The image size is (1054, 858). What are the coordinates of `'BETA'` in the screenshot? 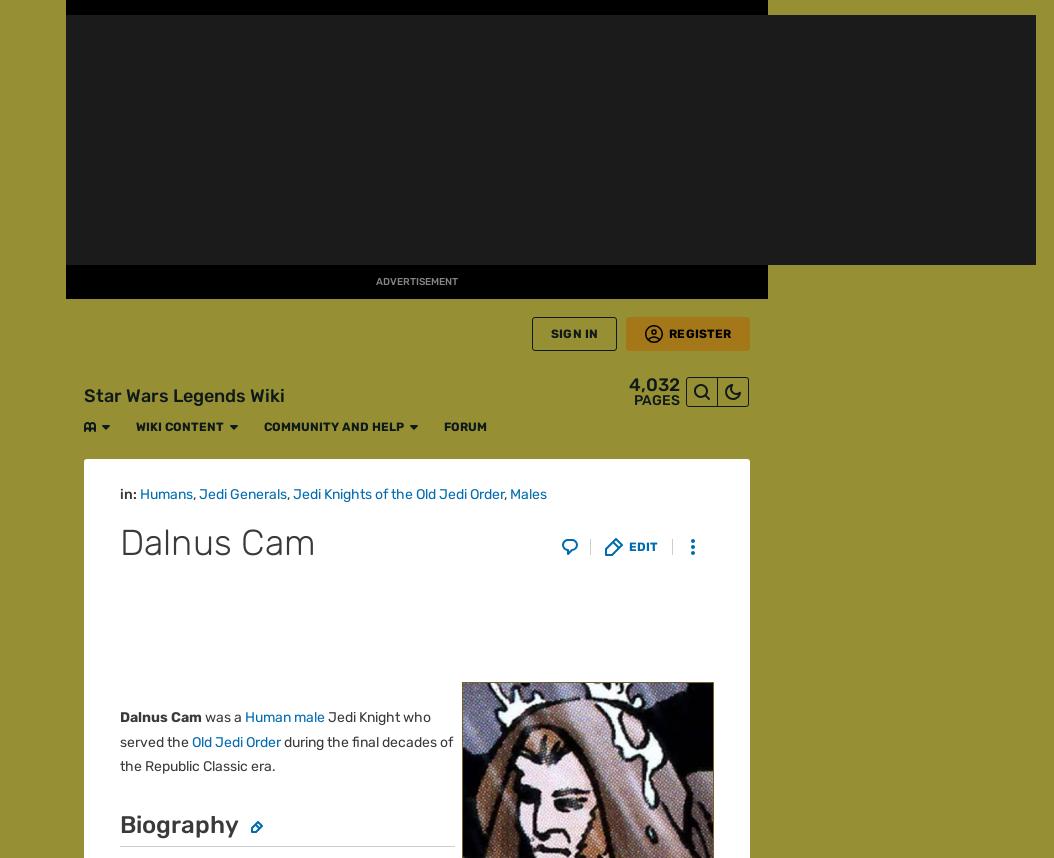 It's located at (32, 214).